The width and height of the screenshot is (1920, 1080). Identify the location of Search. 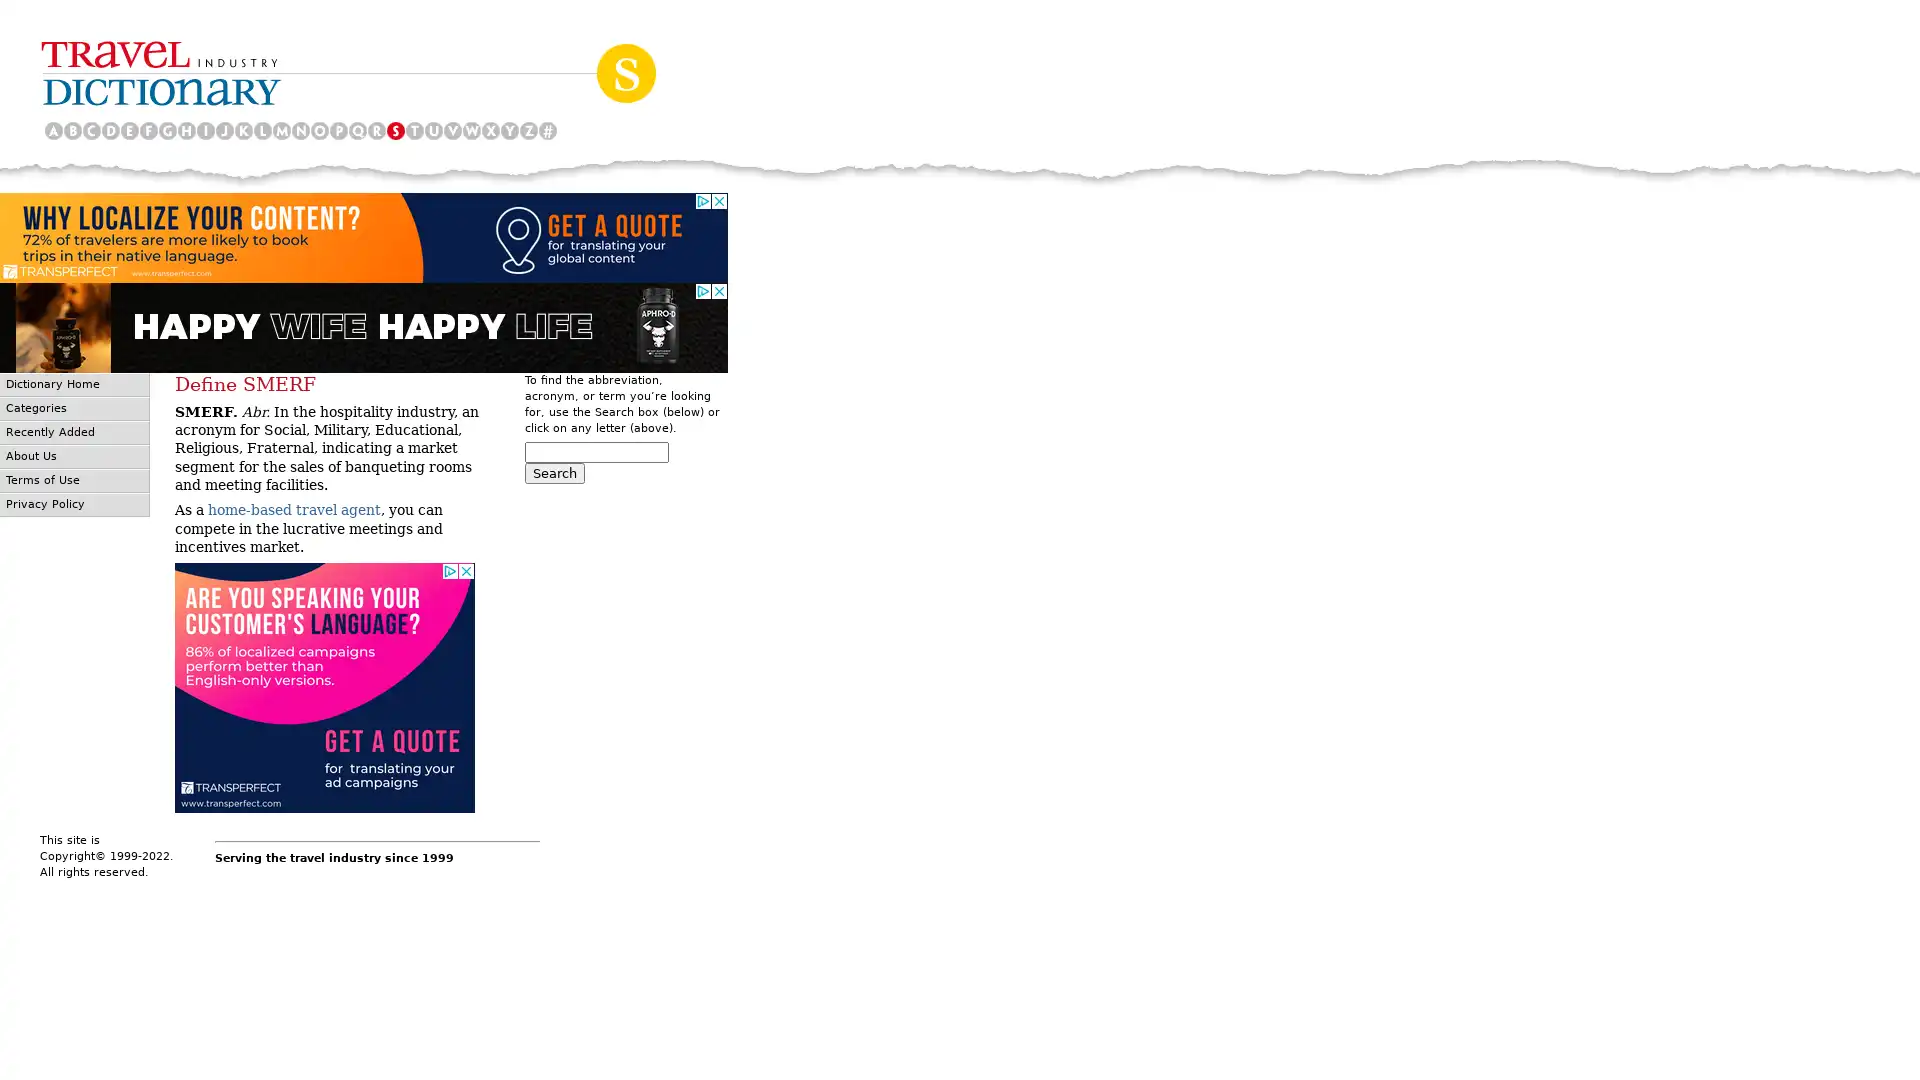
(555, 473).